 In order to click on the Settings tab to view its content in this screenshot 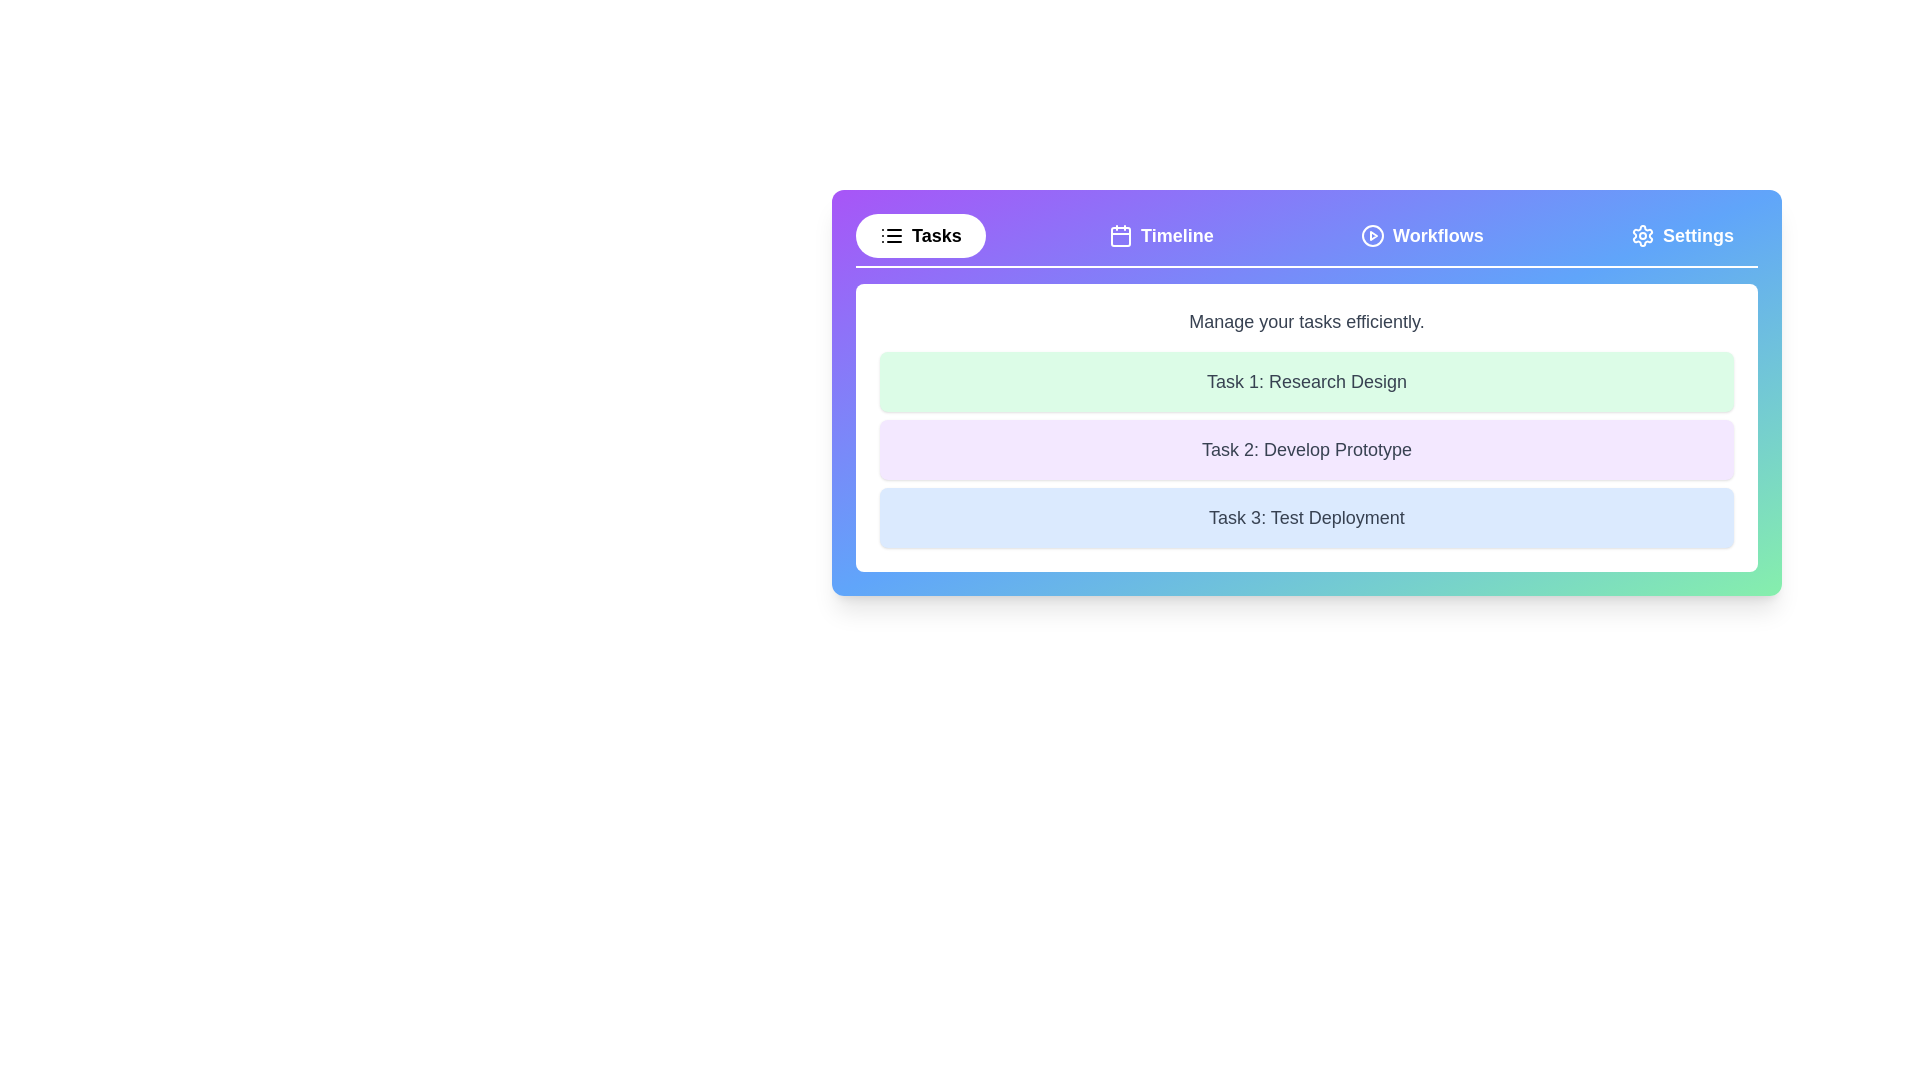, I will do `click(1680, 234)`.